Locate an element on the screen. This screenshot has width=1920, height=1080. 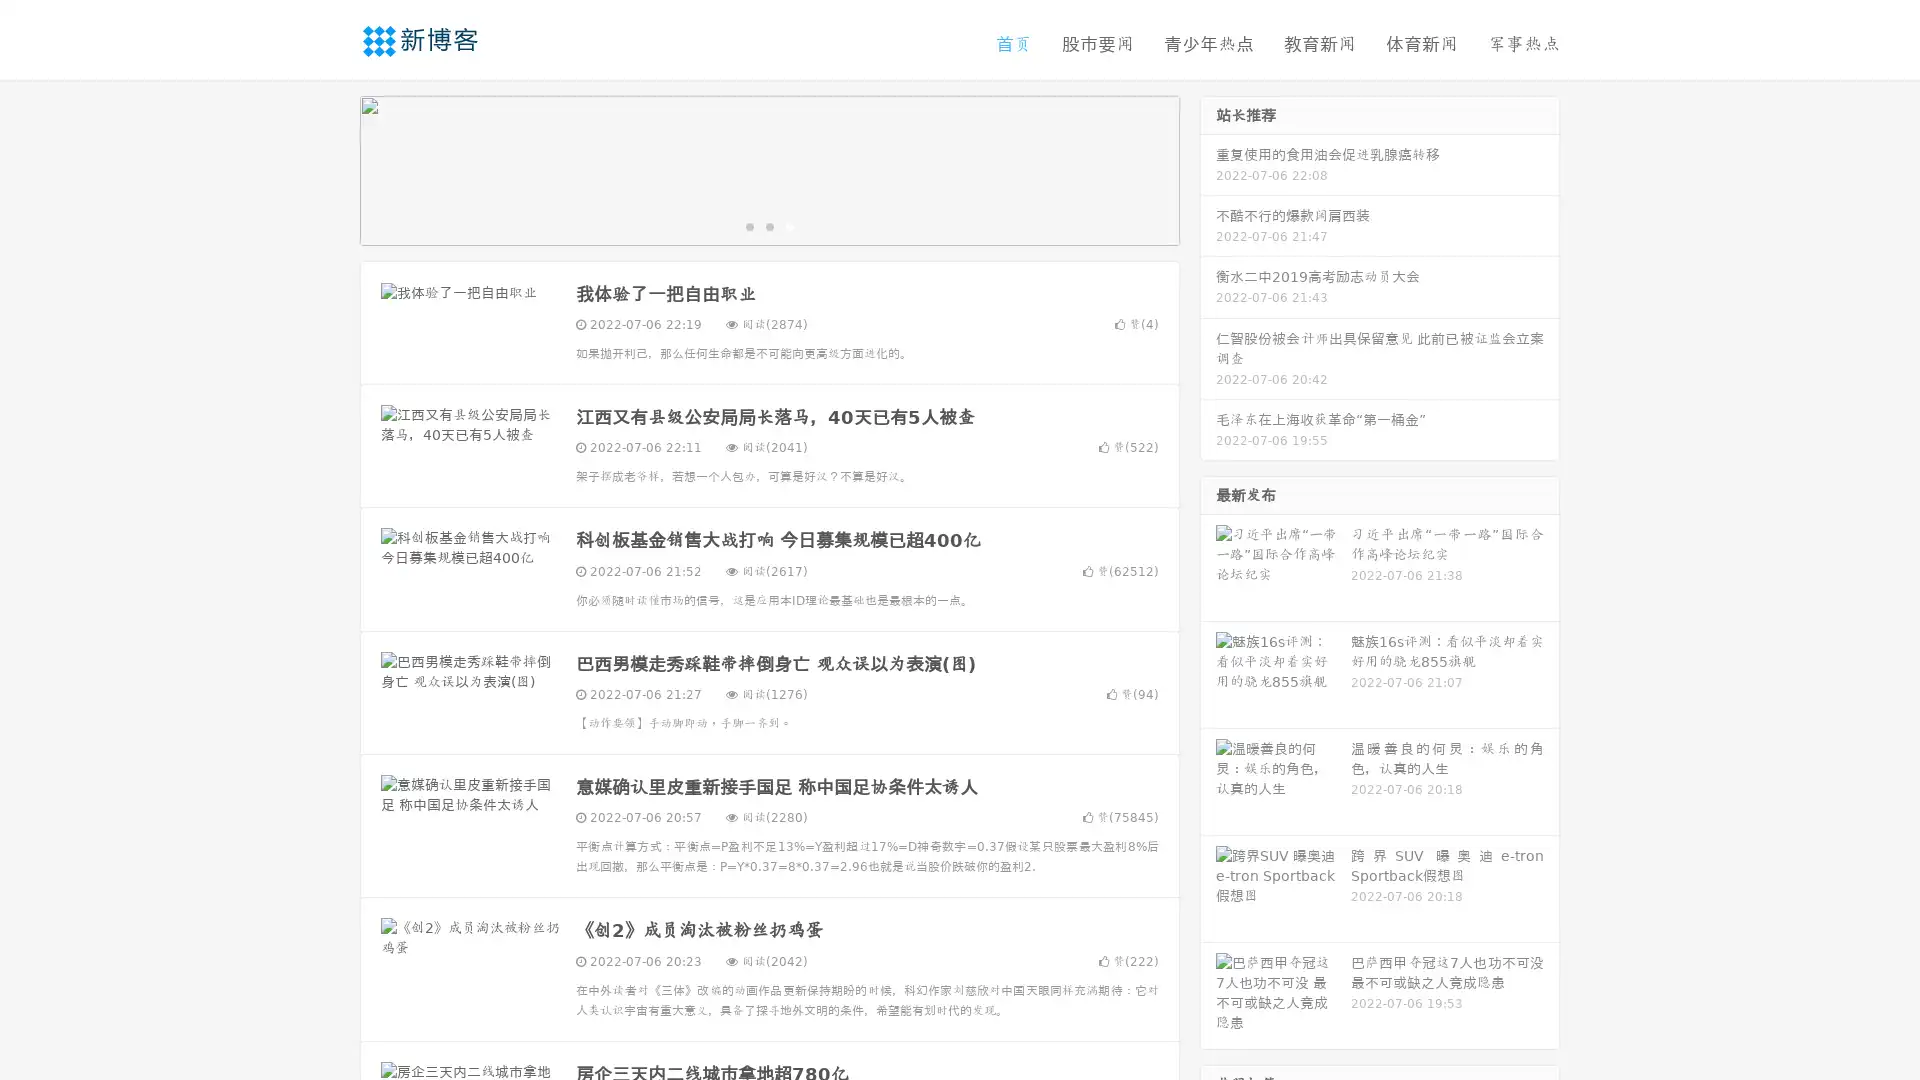
Next slide is located at coordinates (1208, 168).